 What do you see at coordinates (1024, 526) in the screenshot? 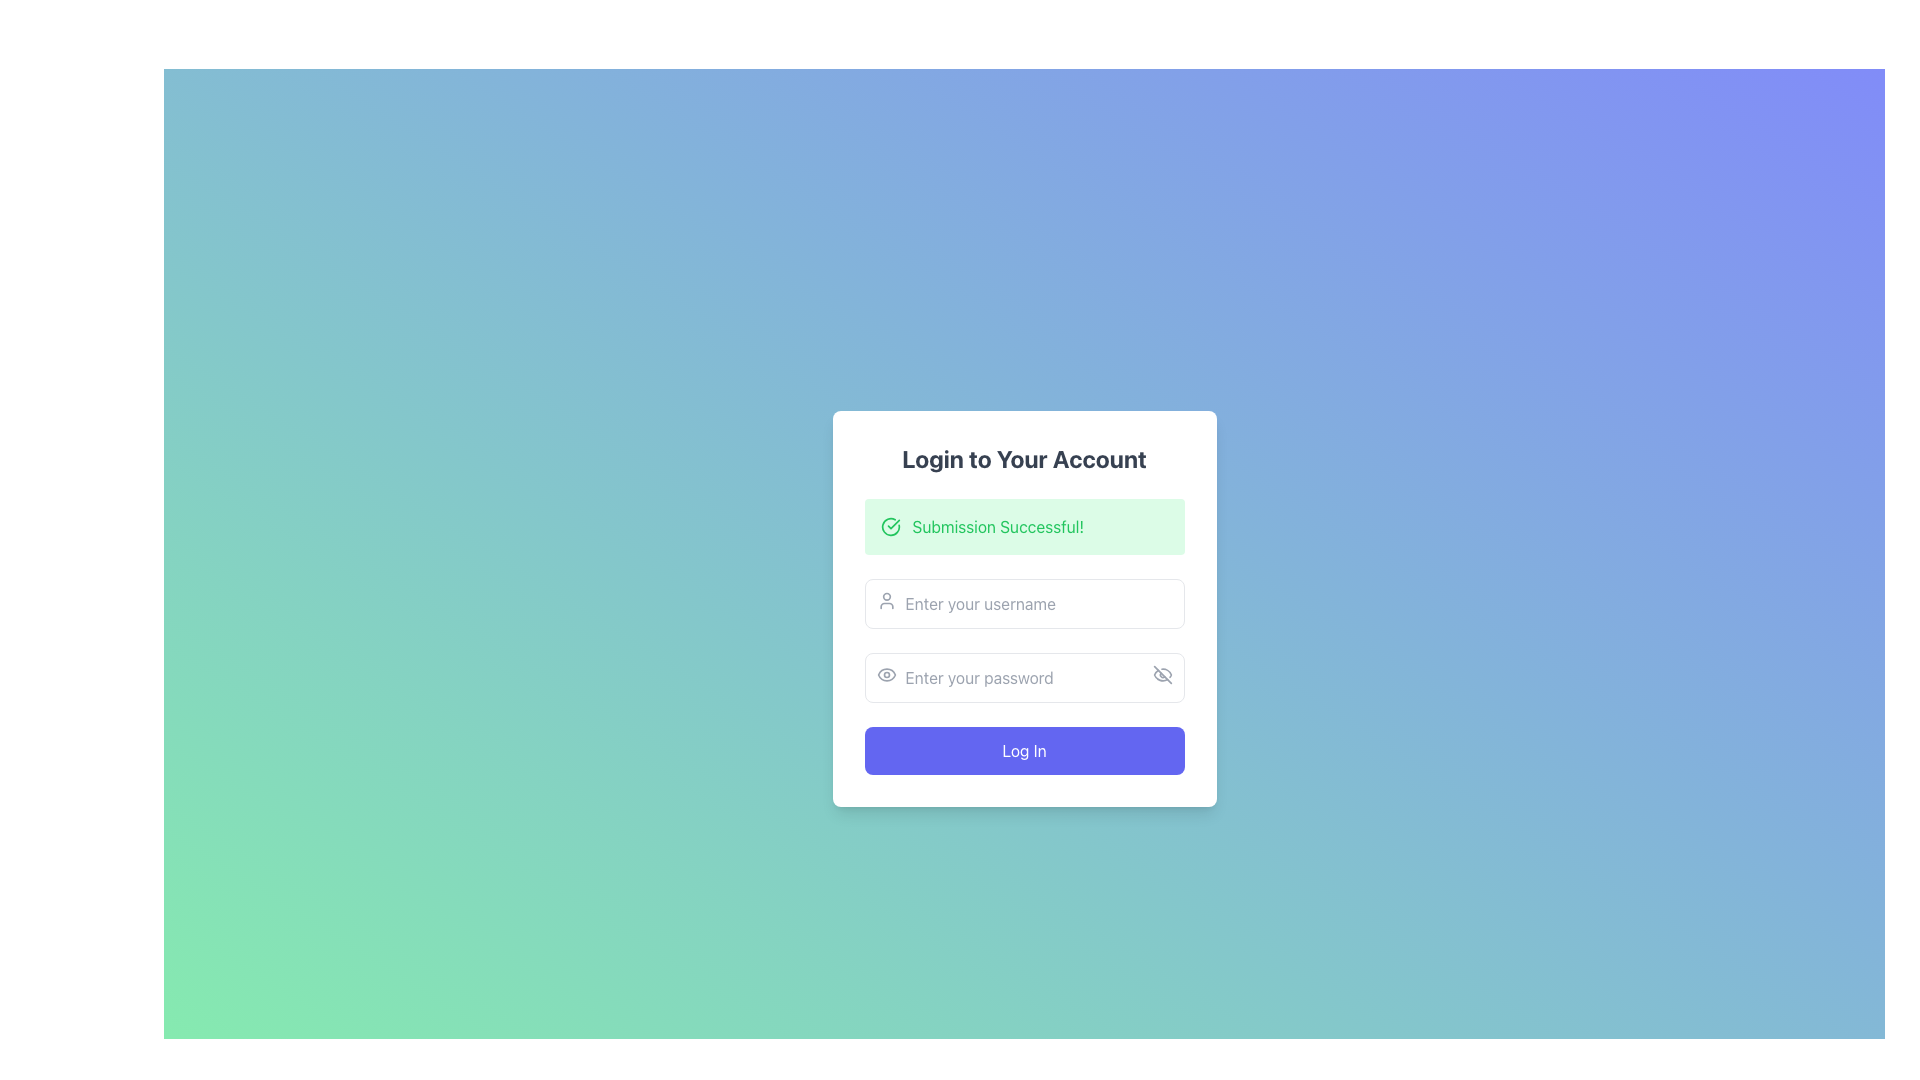
I see `the Notification Message indicating successful completion of a submission action, located beneath the 'Login to Your Account' header and above the input fields` at bounding box center [1024, 526].